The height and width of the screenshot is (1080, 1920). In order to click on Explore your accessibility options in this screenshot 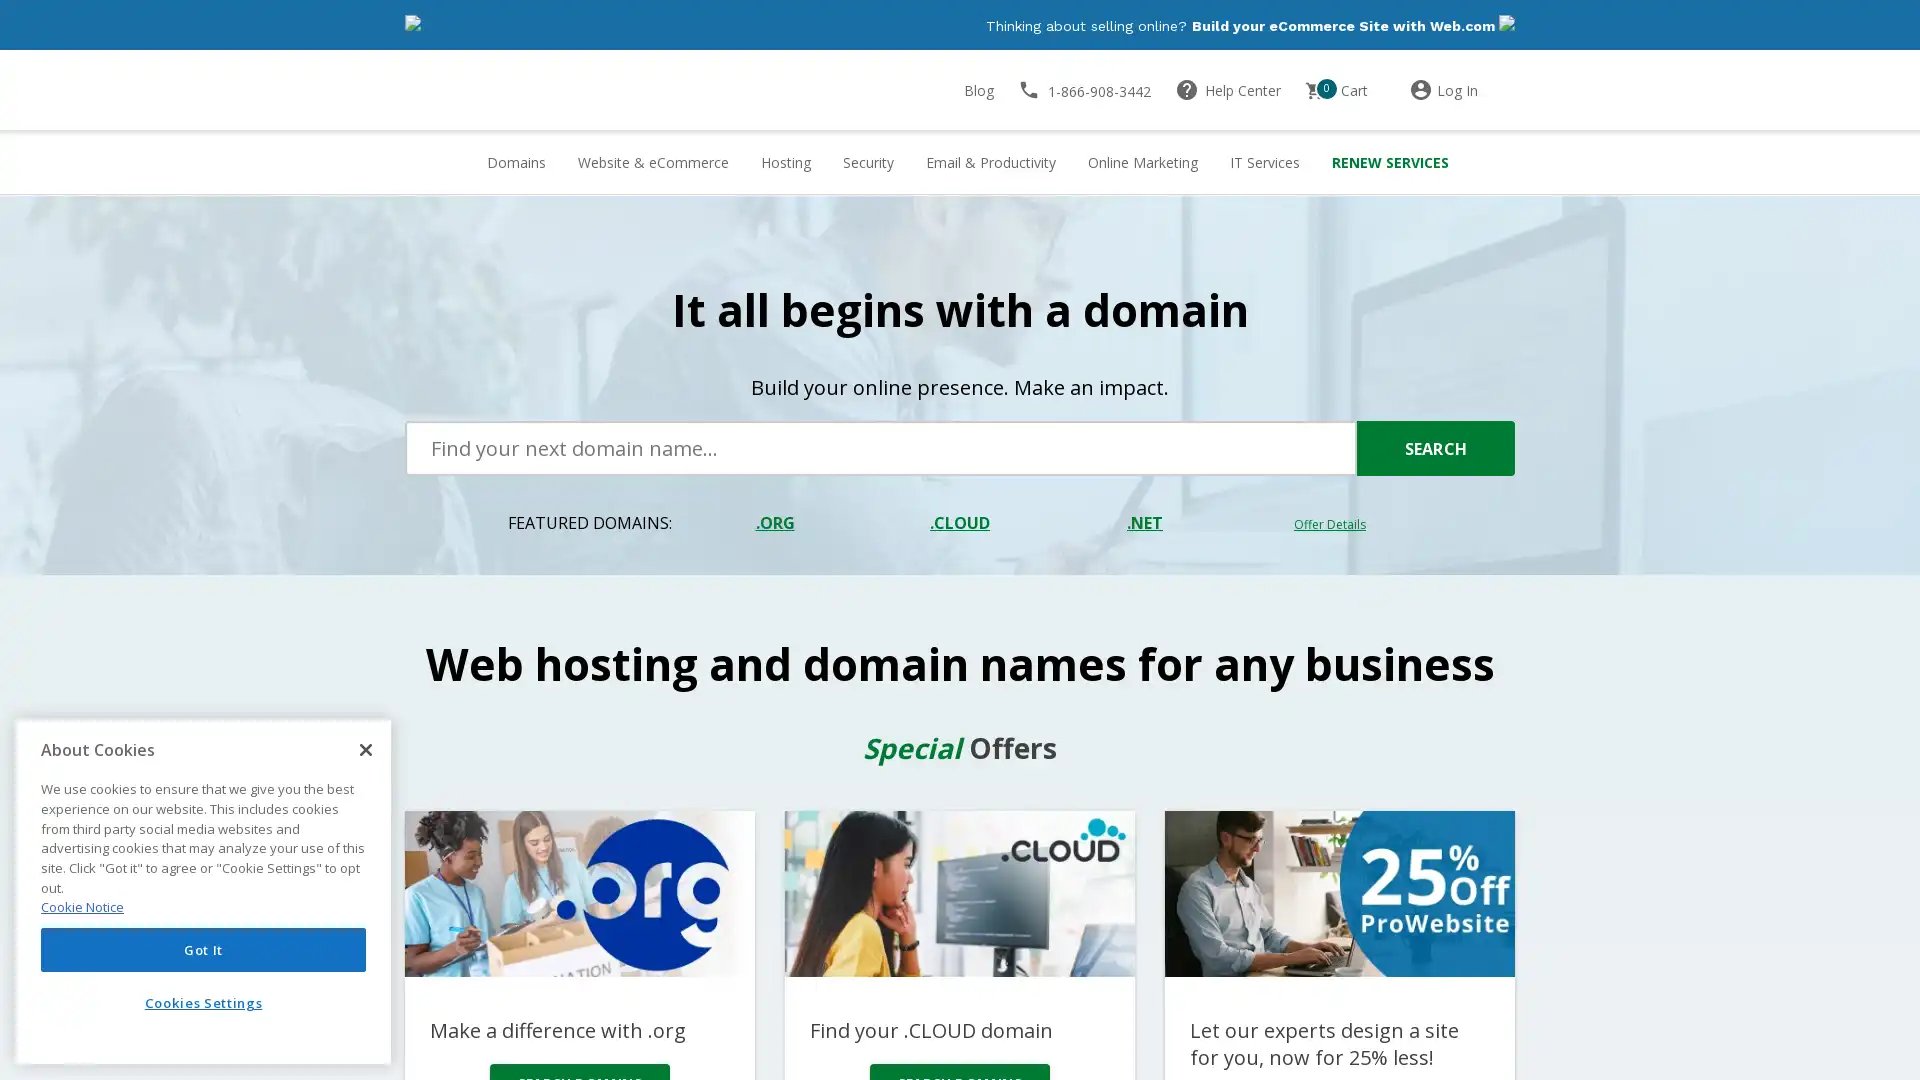, I will do `click(32, 978)`.